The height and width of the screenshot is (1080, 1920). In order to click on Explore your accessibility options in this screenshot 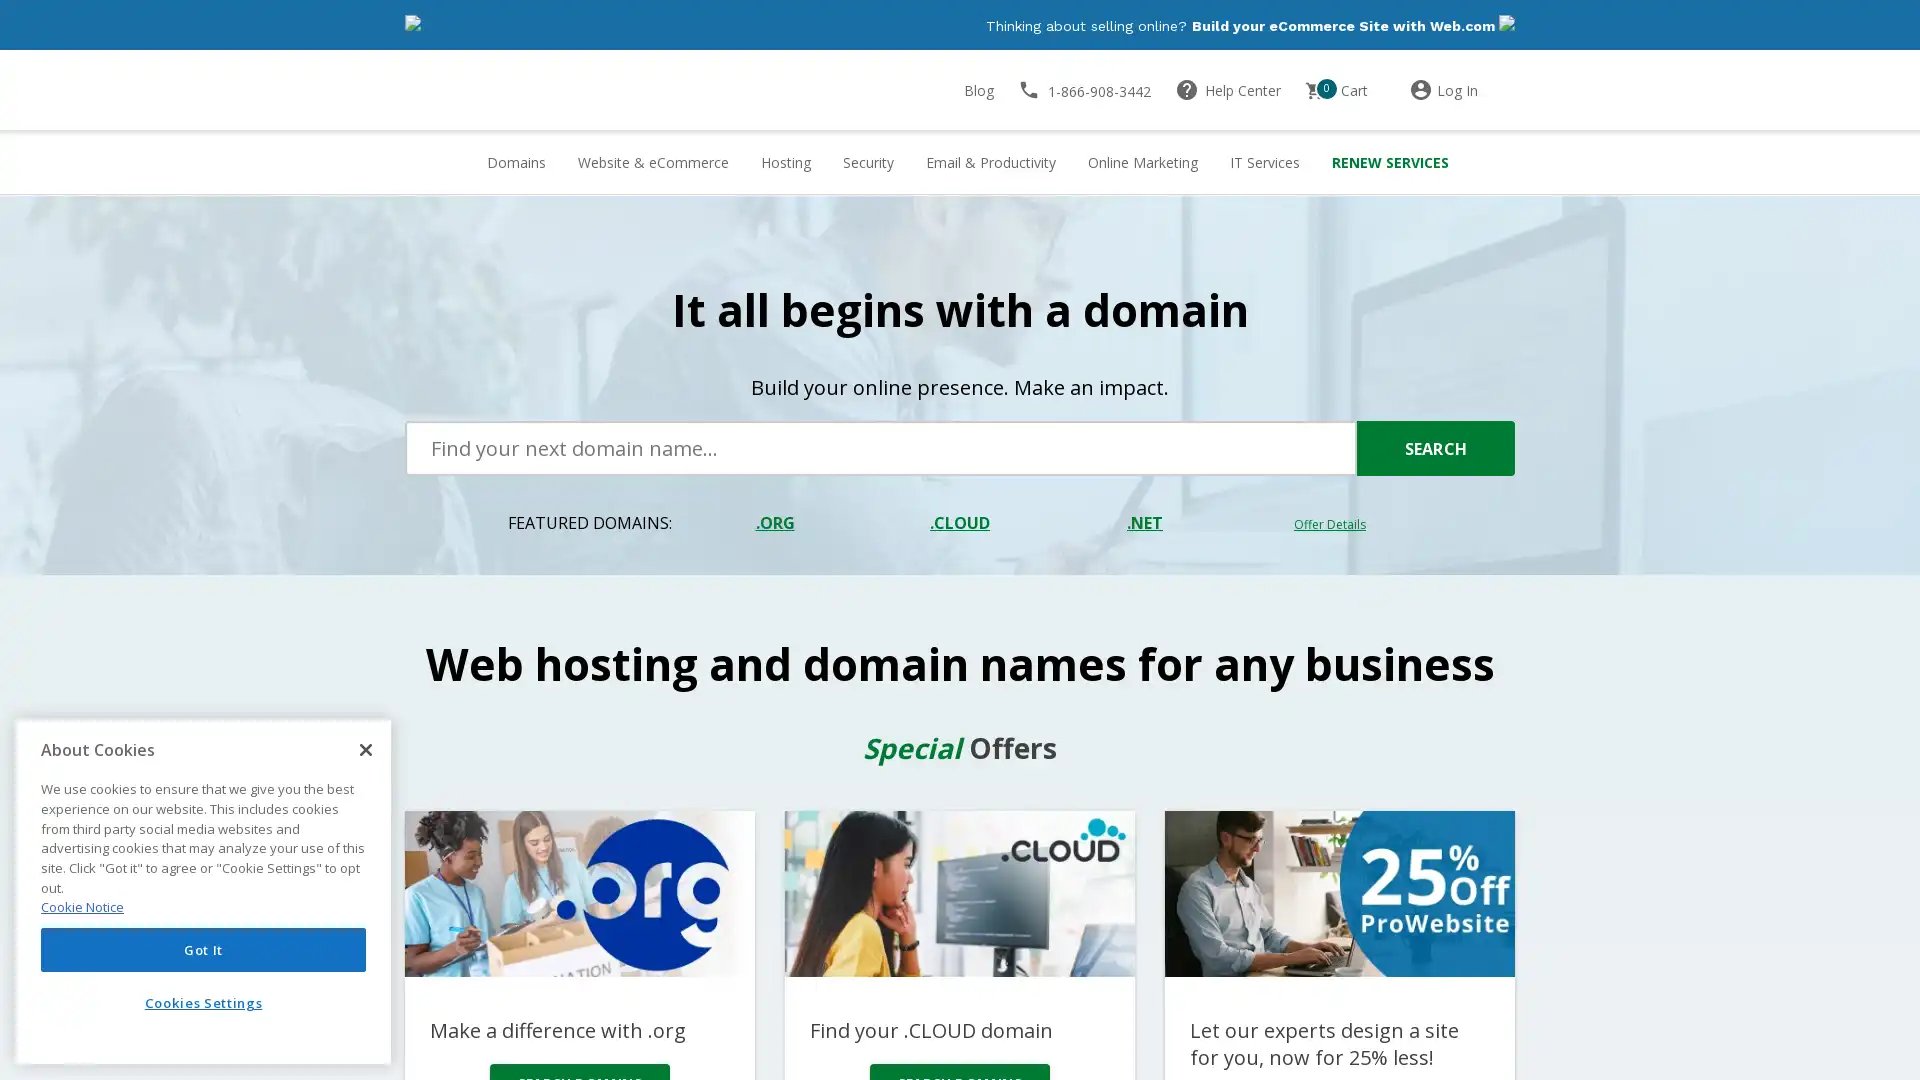, I will do `click(32, 978)`.